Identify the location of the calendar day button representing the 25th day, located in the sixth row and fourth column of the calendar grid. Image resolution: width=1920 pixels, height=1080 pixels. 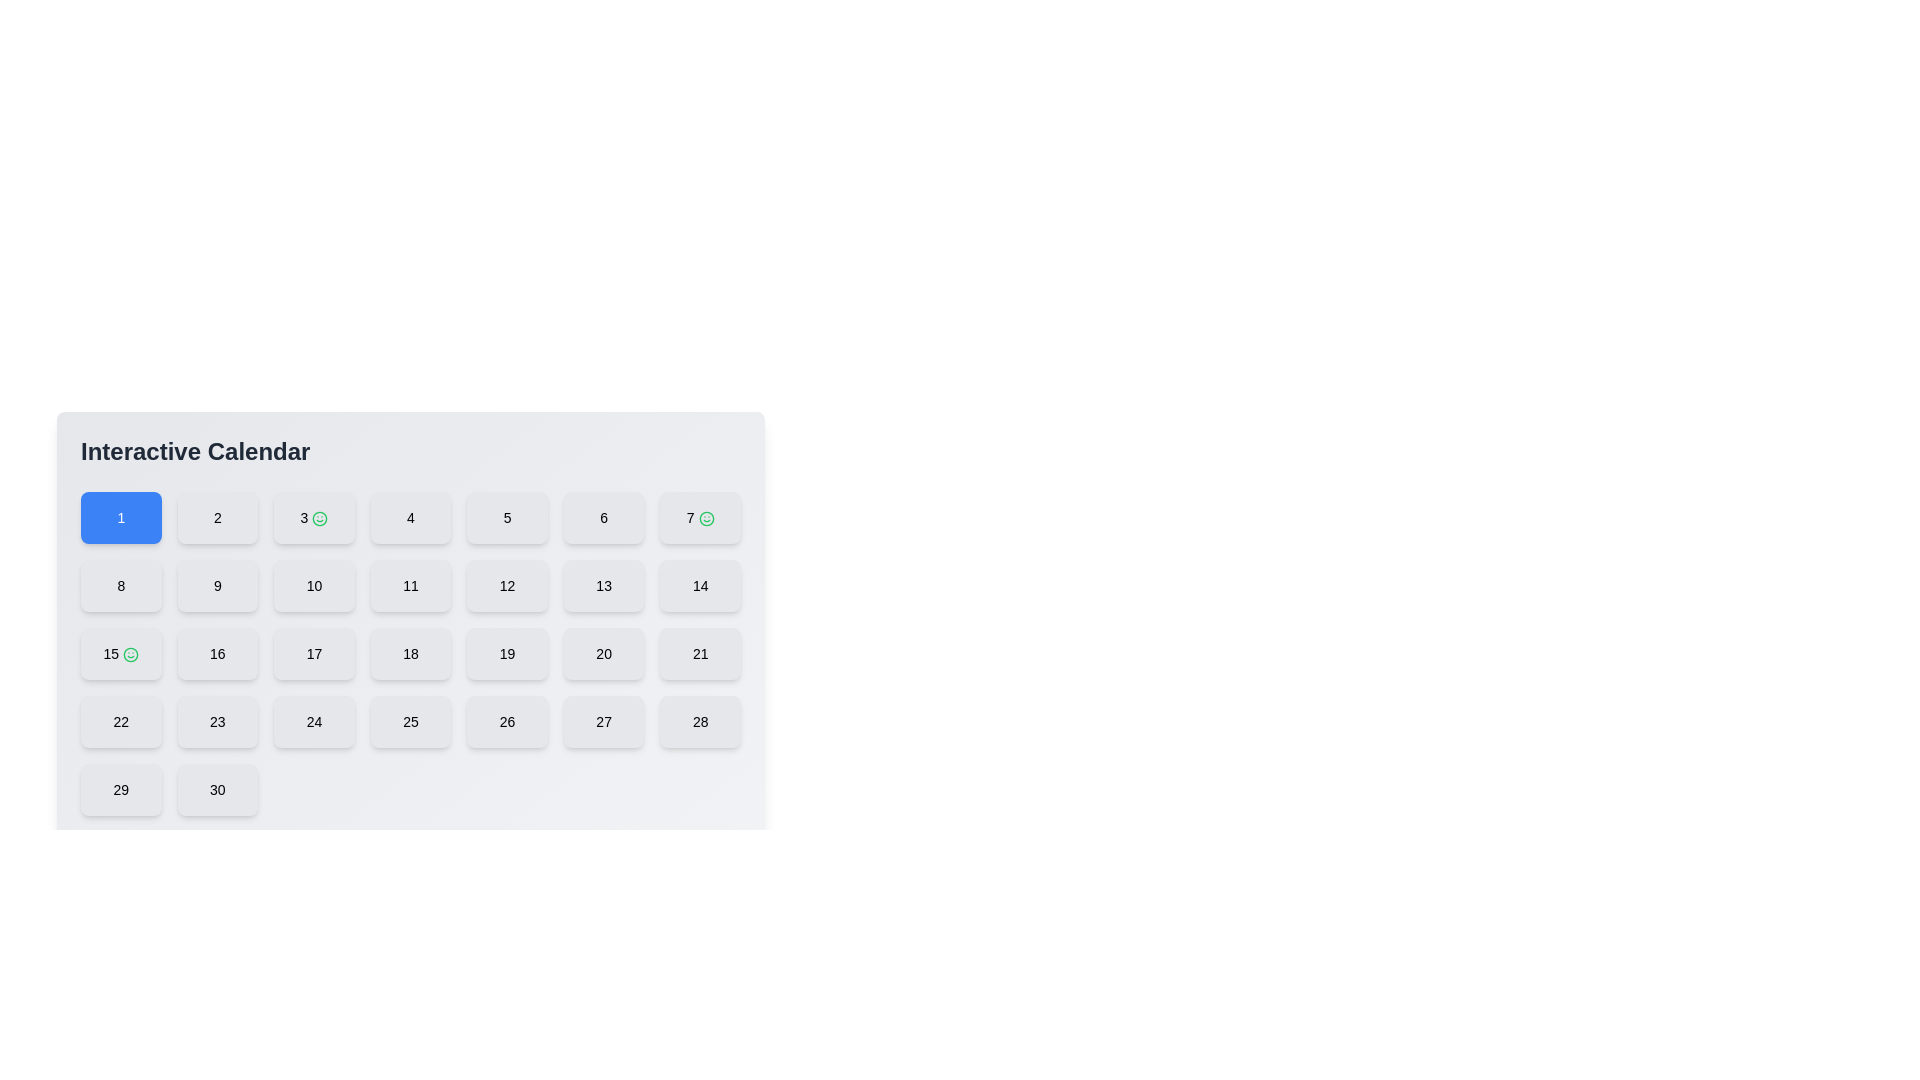
(410, 721).